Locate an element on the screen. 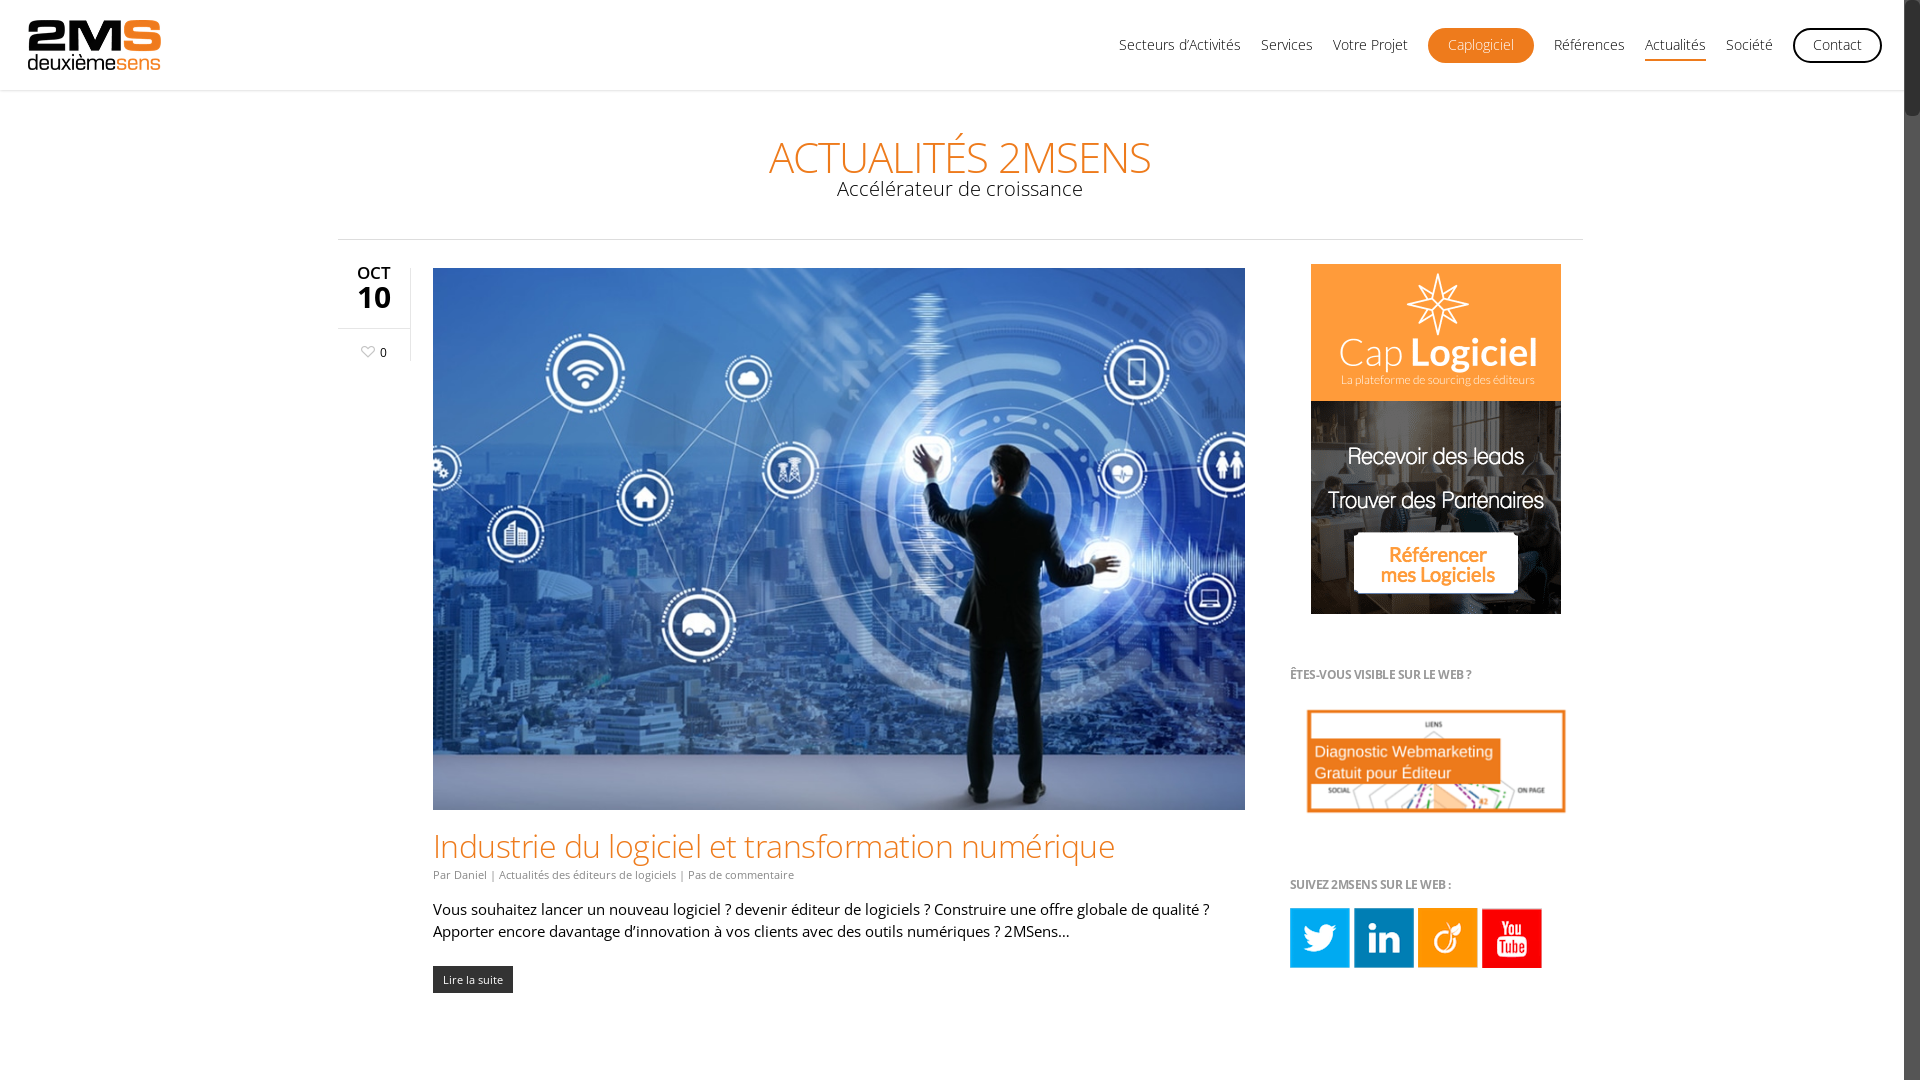 The height and width of the screenshot is (1080, 1920). 'Daniel' is located at coordinates (469, 873).